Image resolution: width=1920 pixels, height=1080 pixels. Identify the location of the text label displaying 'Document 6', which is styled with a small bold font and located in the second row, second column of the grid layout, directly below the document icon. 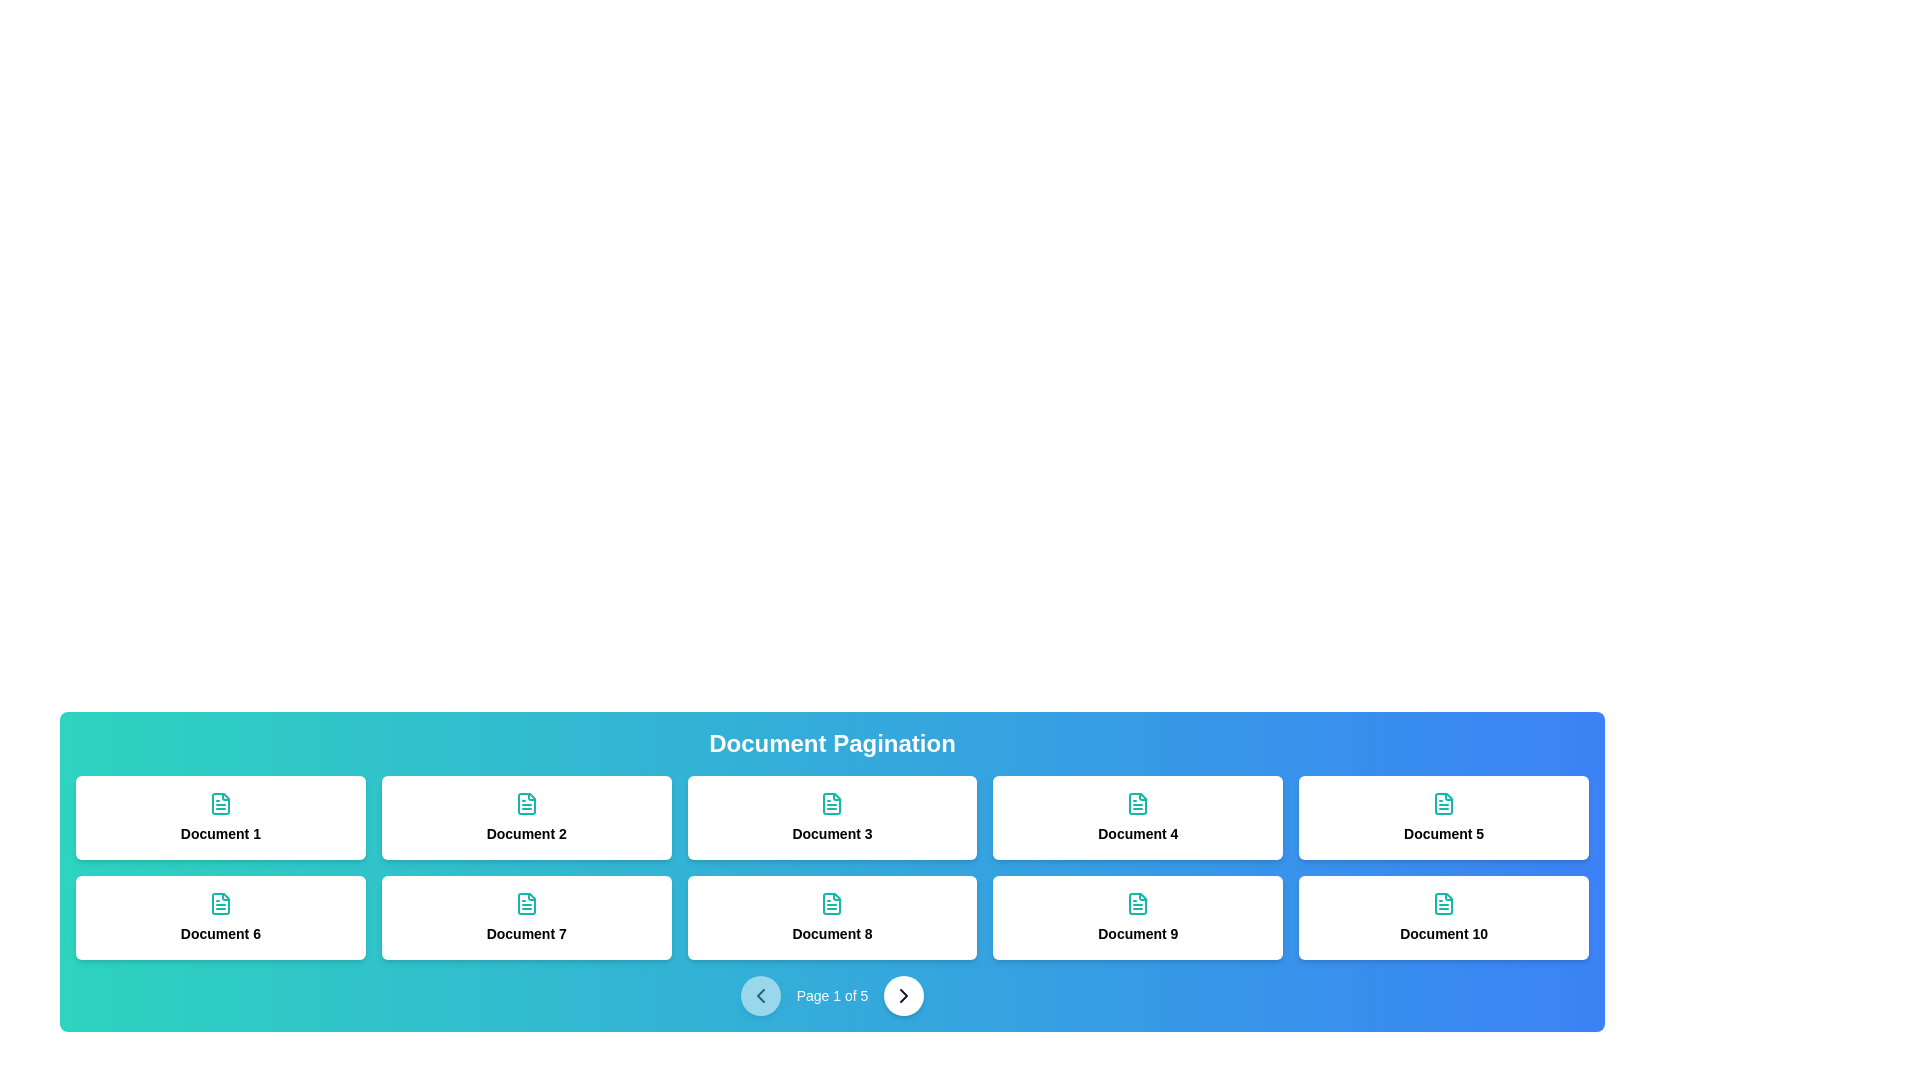
(220, 933).